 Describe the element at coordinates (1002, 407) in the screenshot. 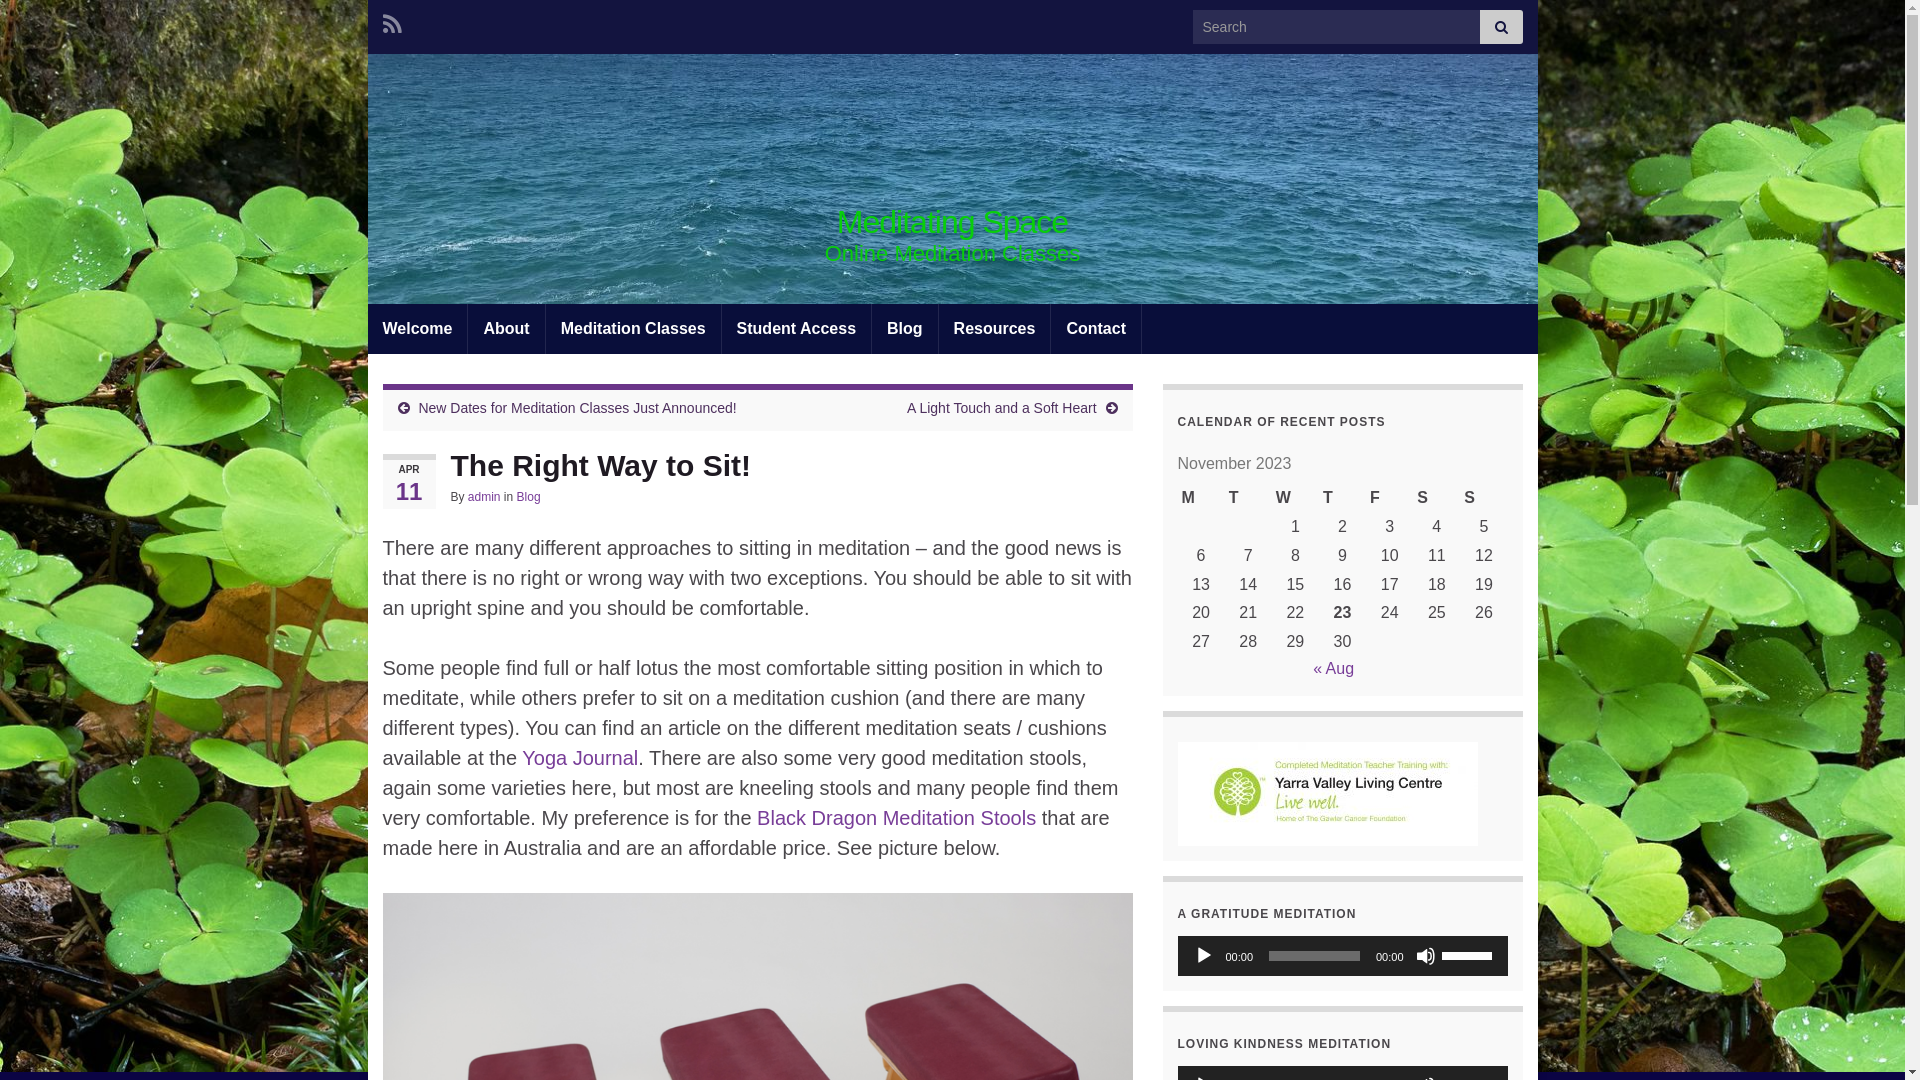

I see `'A Light Touch and a Soft Heart'` at that location.